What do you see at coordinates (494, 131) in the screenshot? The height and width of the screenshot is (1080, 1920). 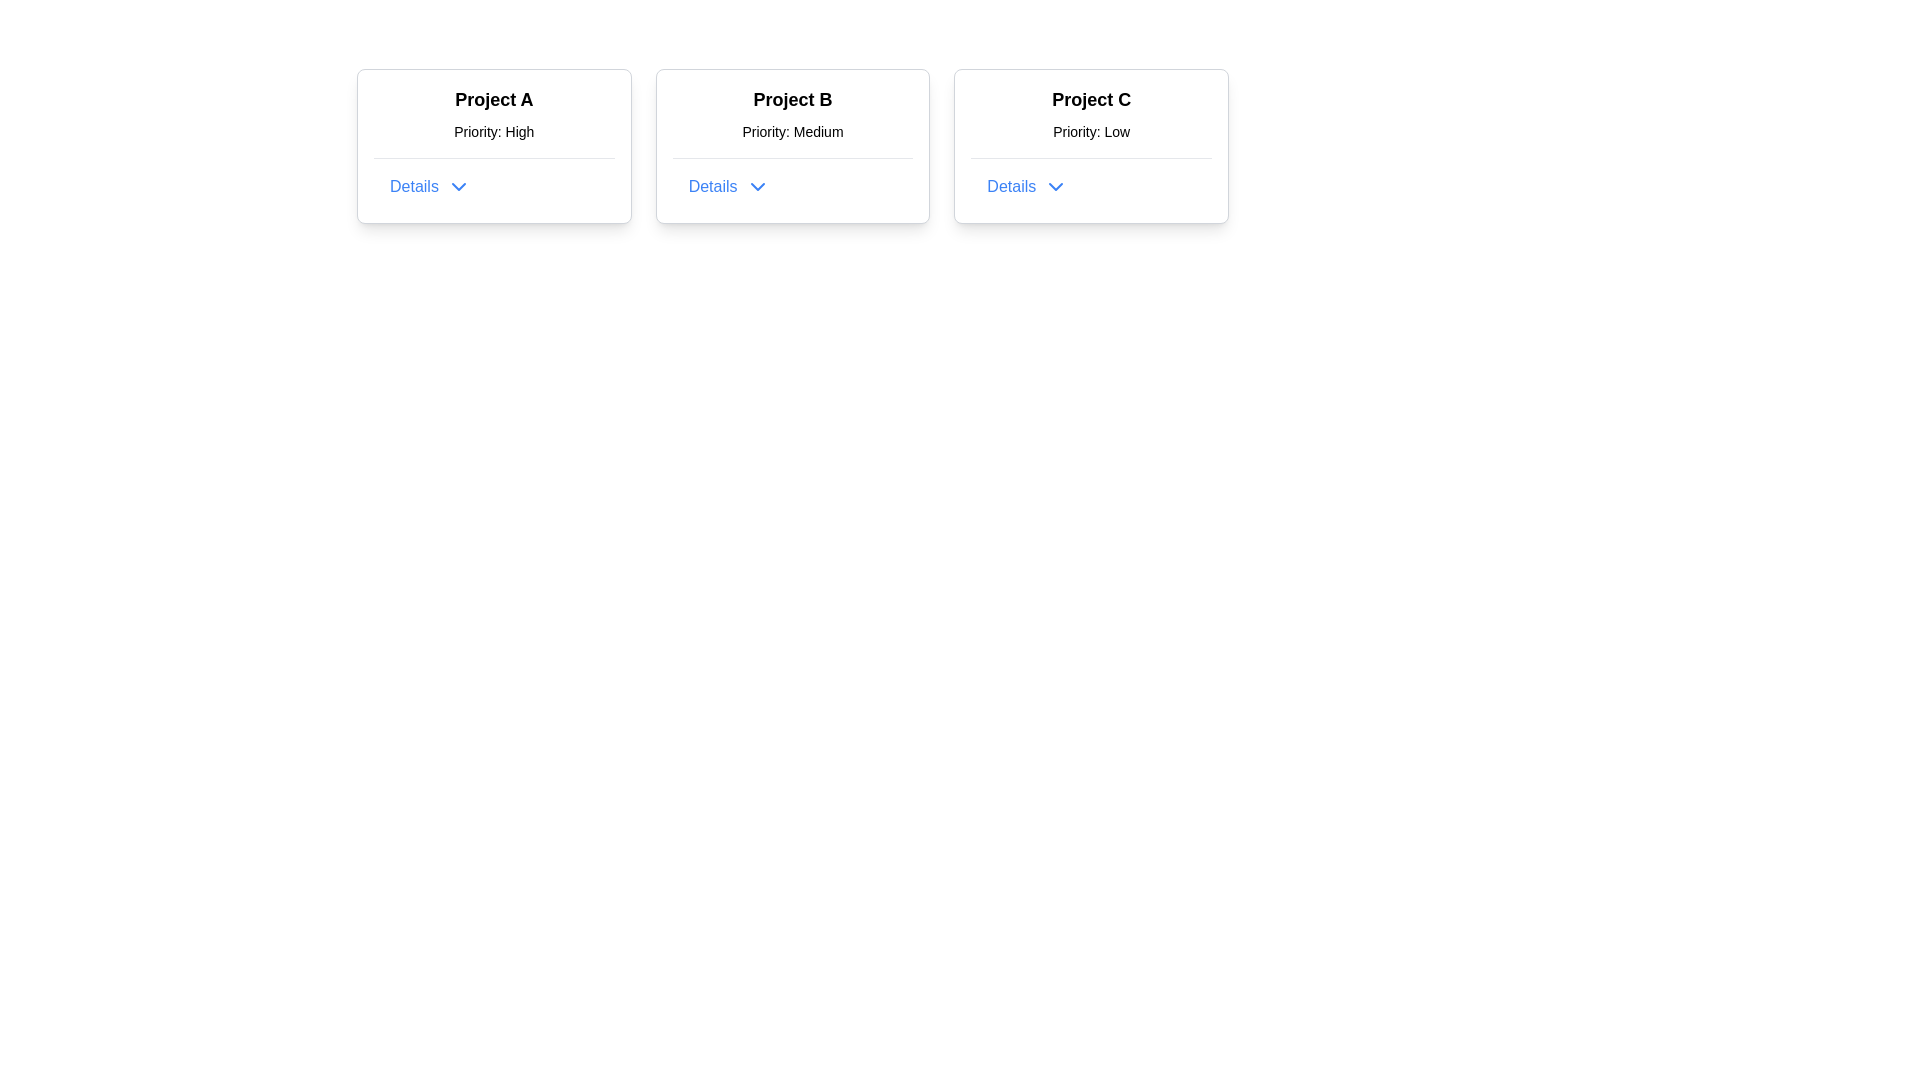 I see `the text label that indicates the priority status ('High') of the project titled 'Project A', which is centrally aligned below the title and above the 'Details' button` at bounding box center [494, 131].